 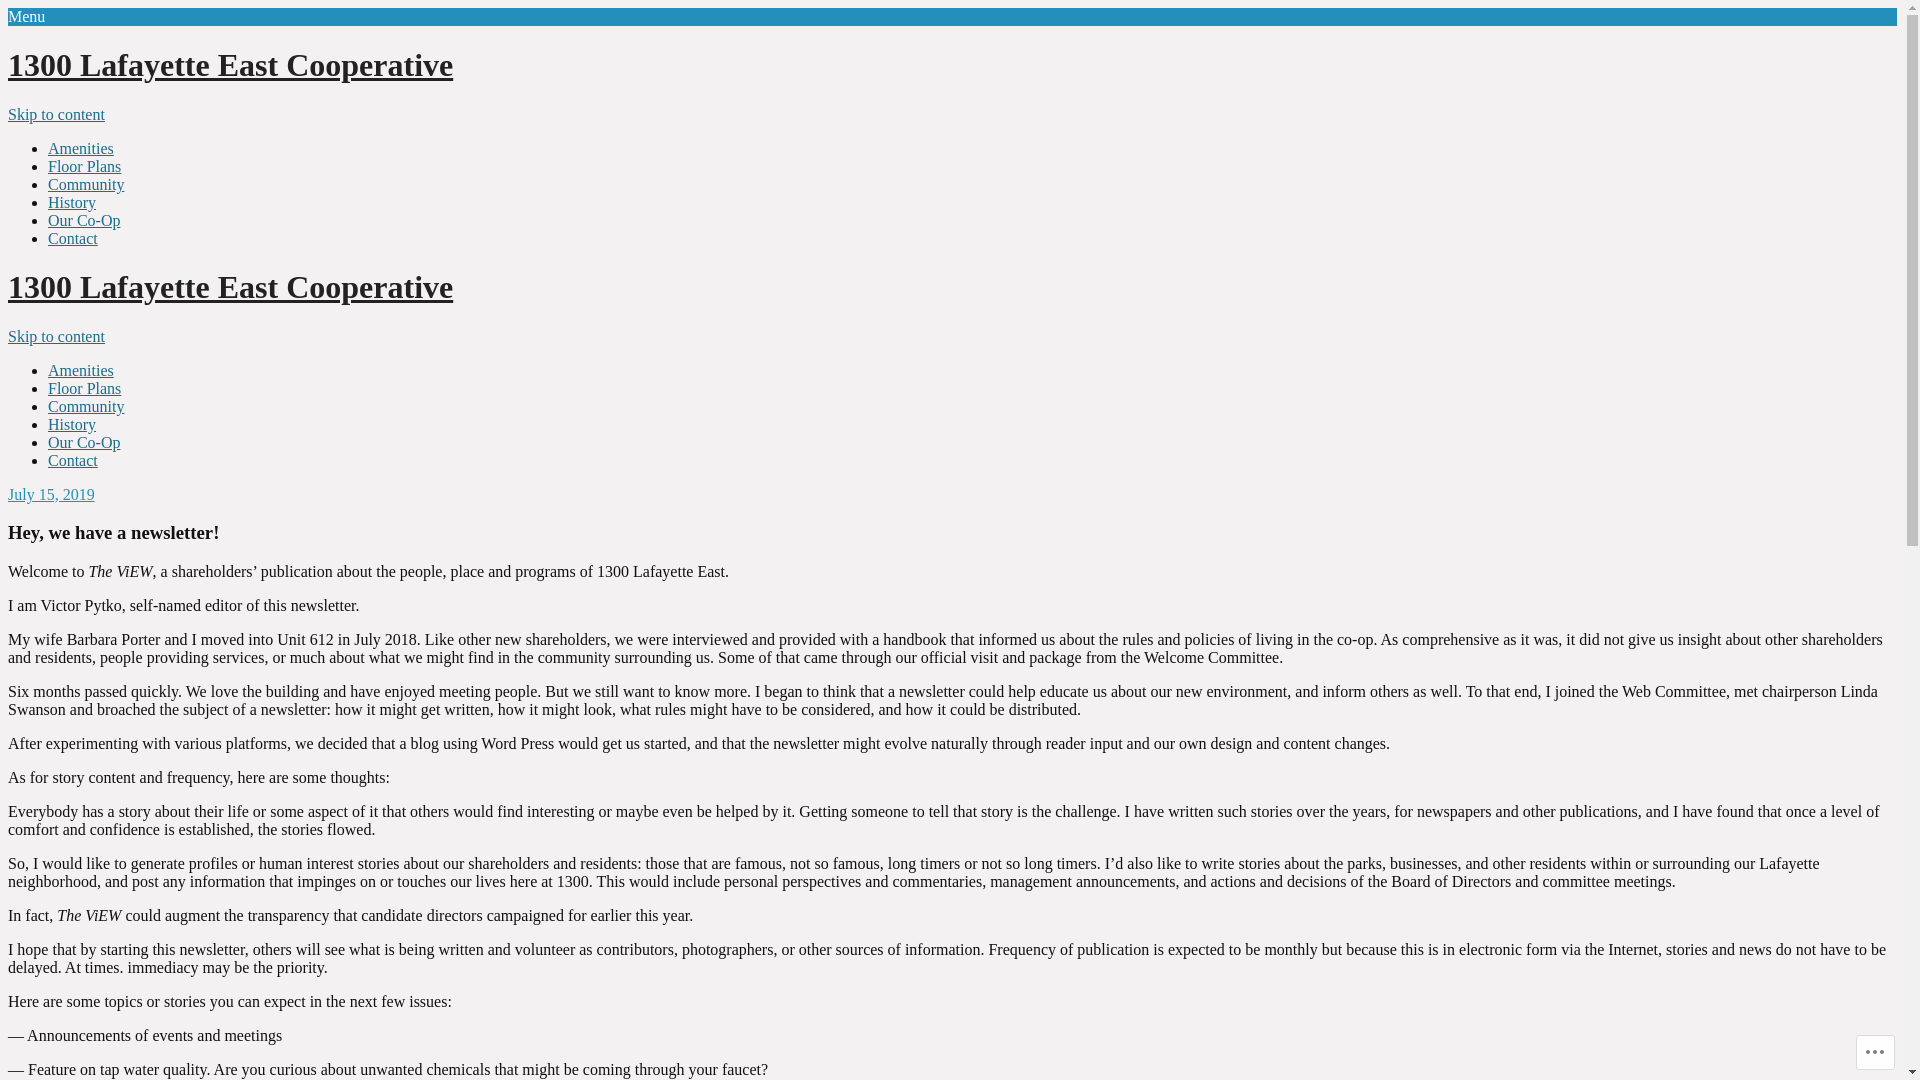 I want to click on '1300 Lafayette East Cooperative', so click(x=230, y=64).